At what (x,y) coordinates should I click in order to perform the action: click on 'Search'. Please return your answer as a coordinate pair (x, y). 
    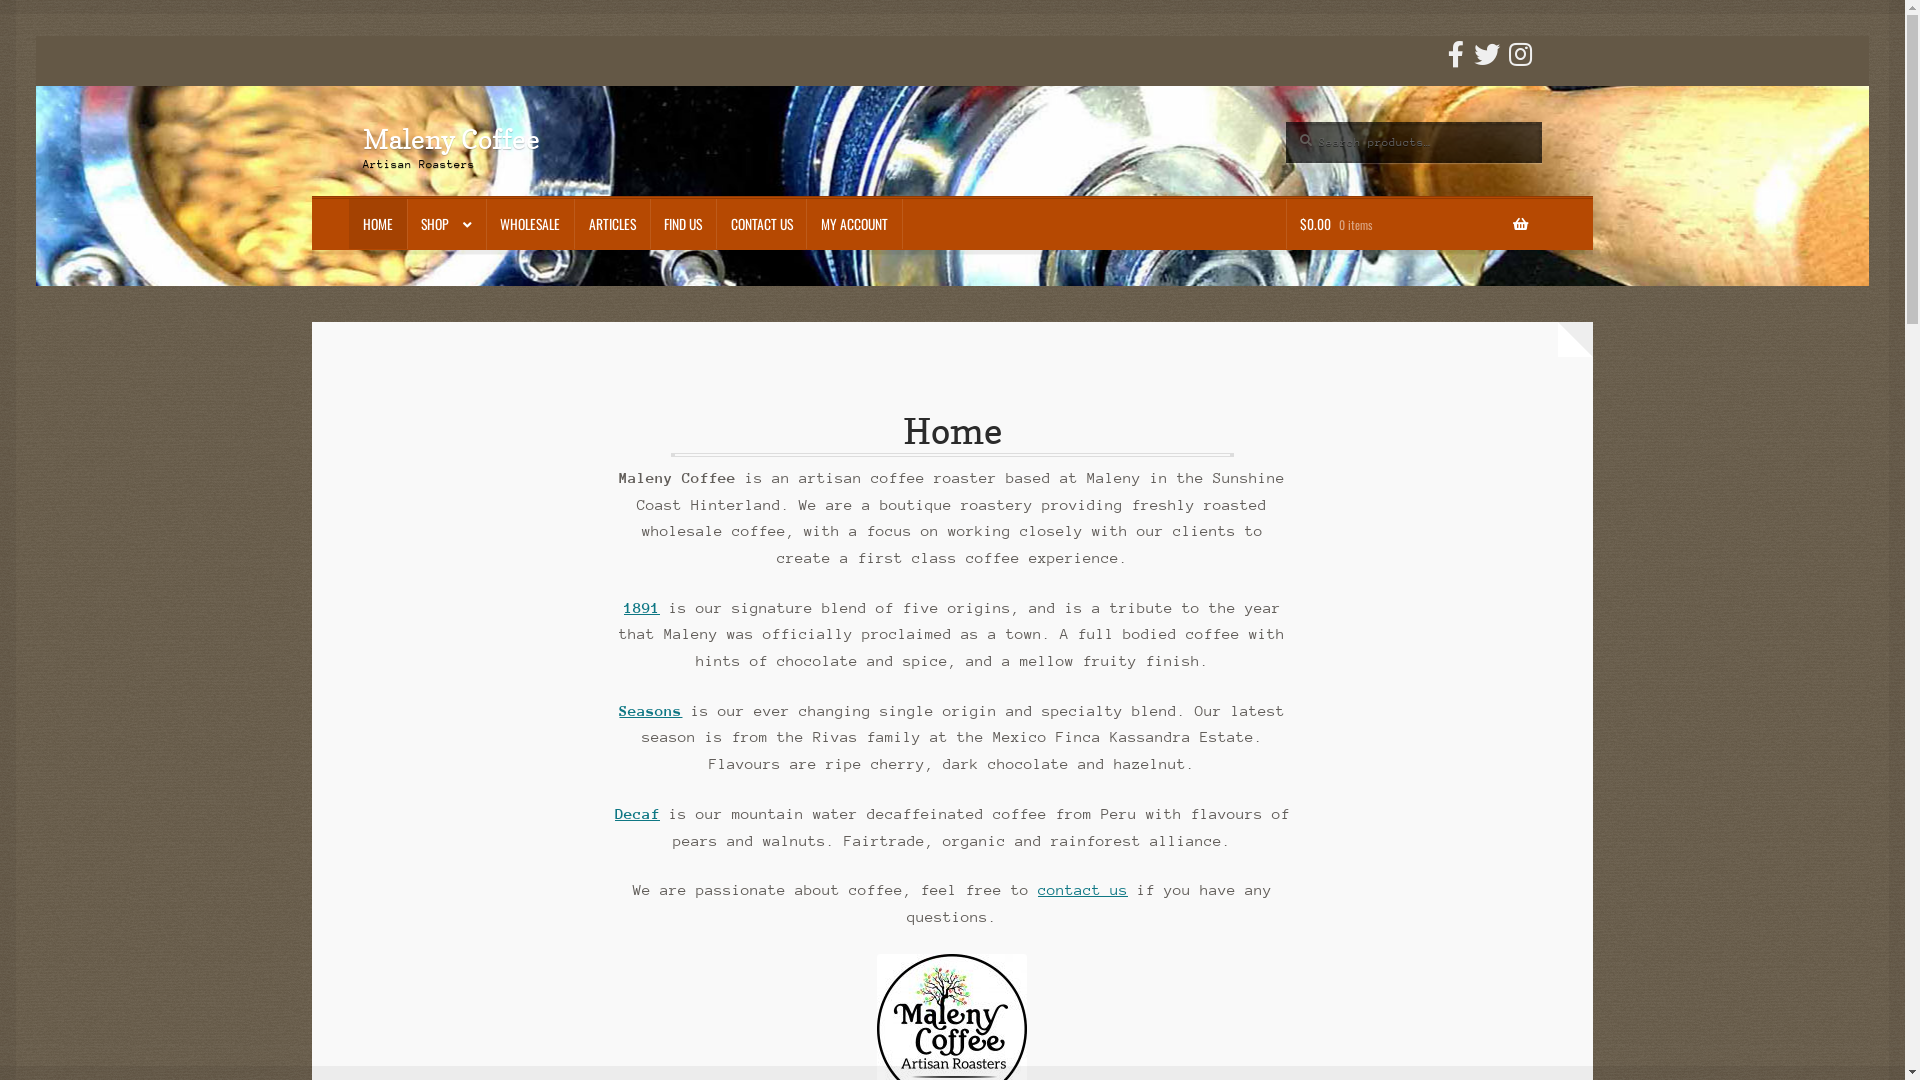
    Looking at the image, I should click on (1285, 121).